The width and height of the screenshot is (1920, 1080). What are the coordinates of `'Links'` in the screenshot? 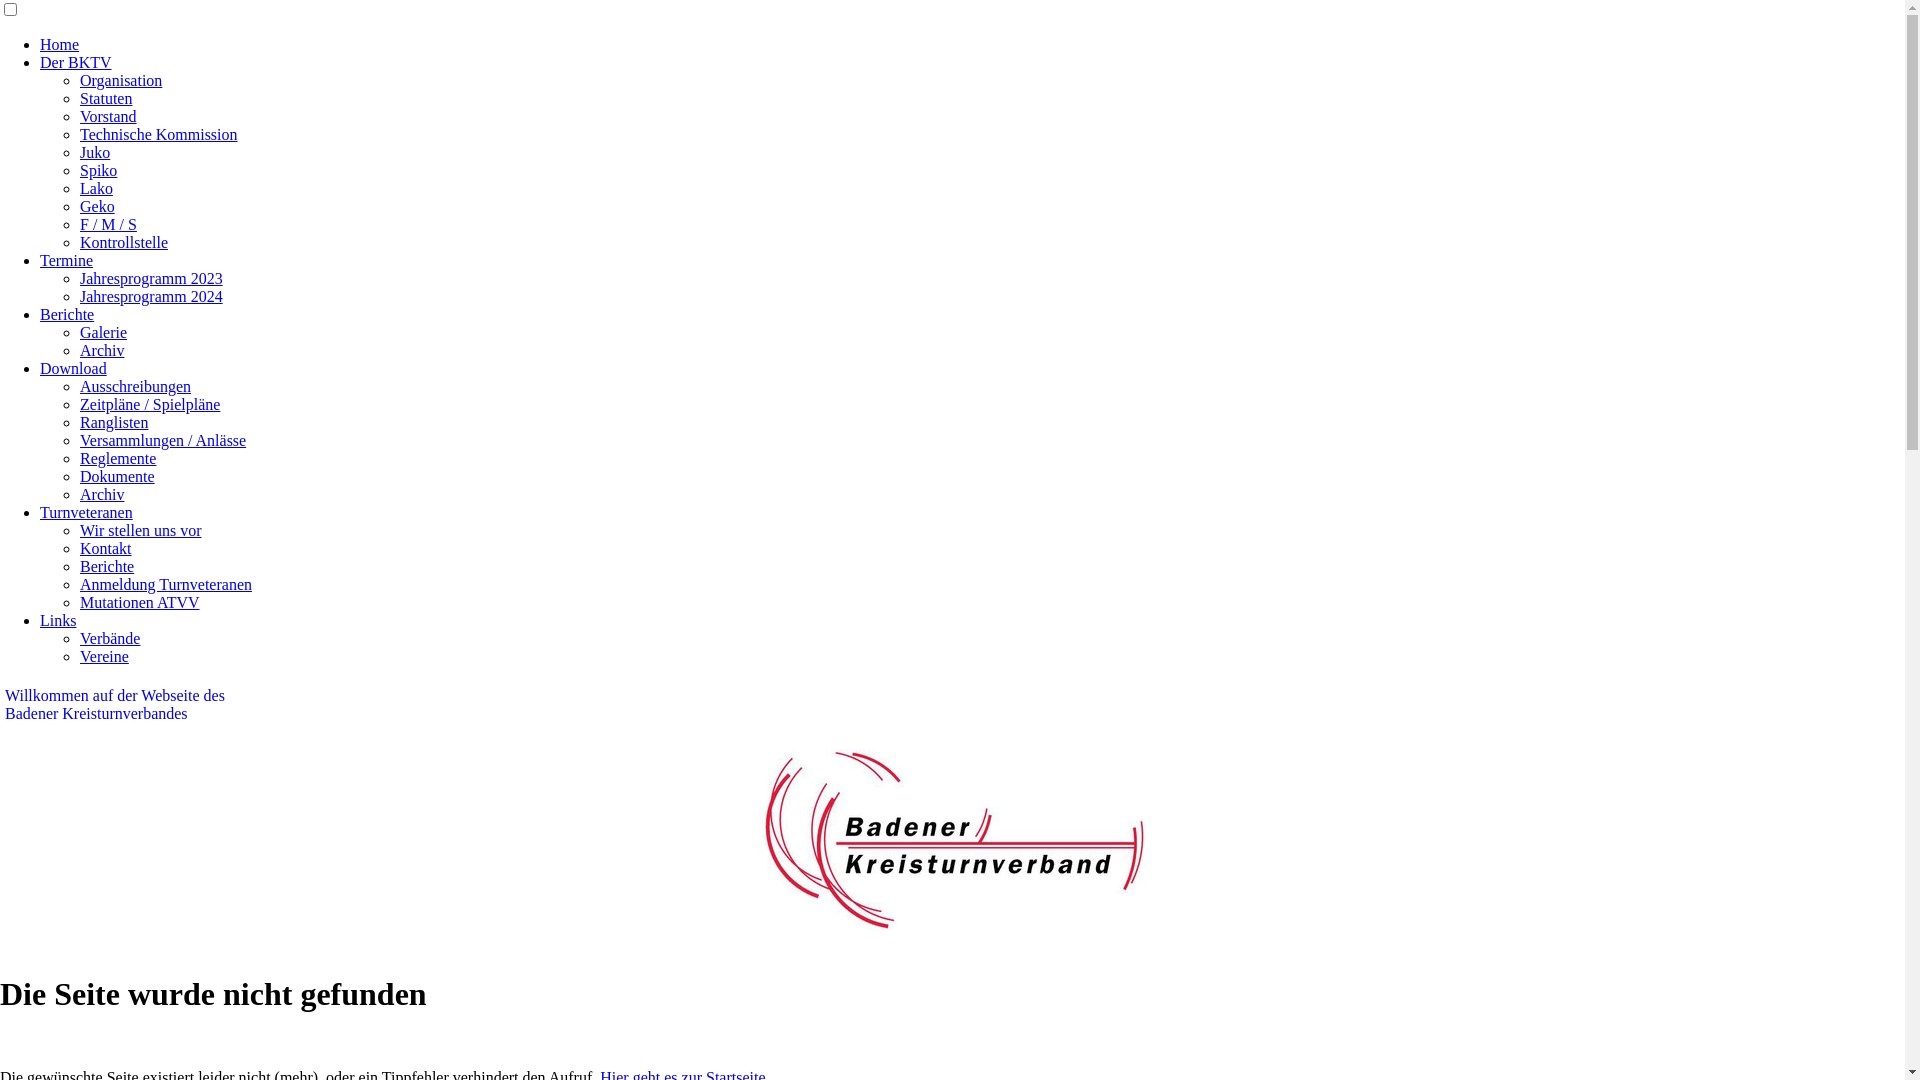 It's located at (57, 619).